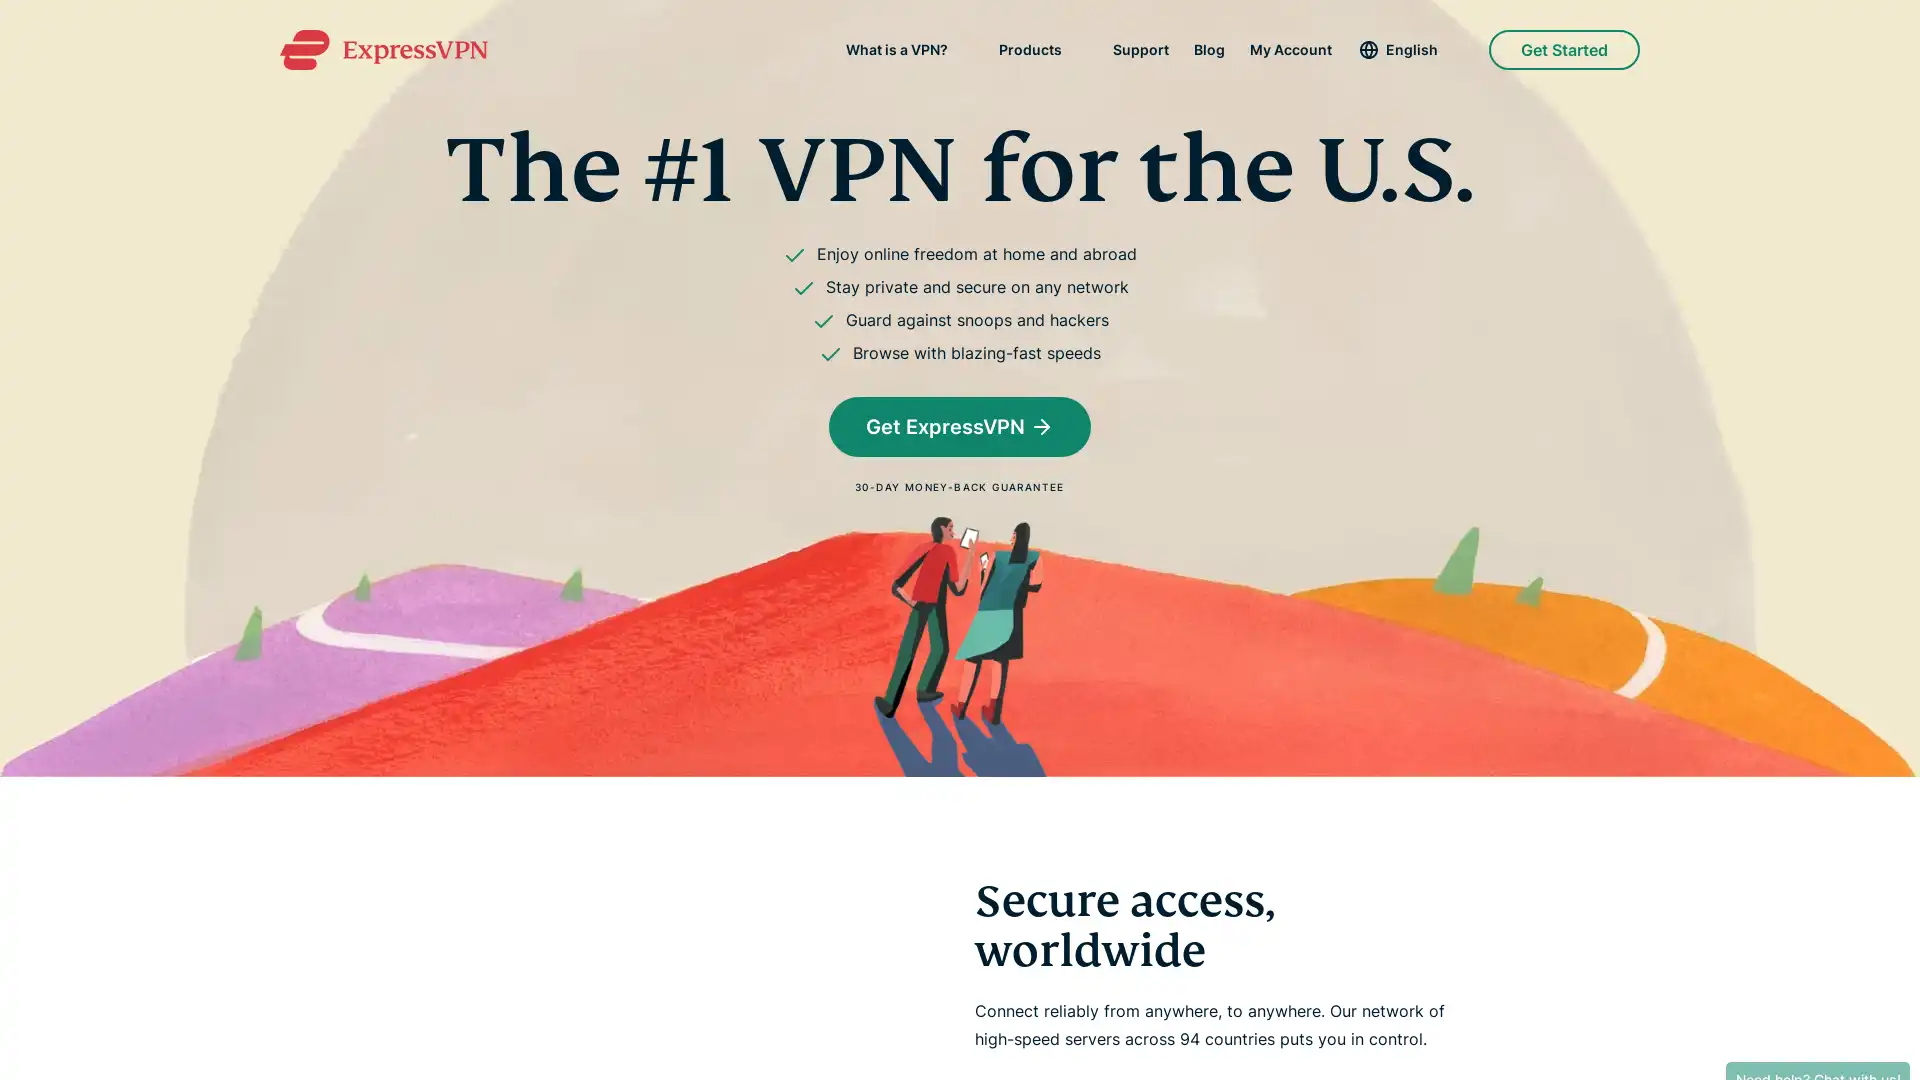 The height and width of the screenshot is (1080, 1920). Describe the element at coordinates (1409, 49) in the screenshot. I see `Language` at that location.